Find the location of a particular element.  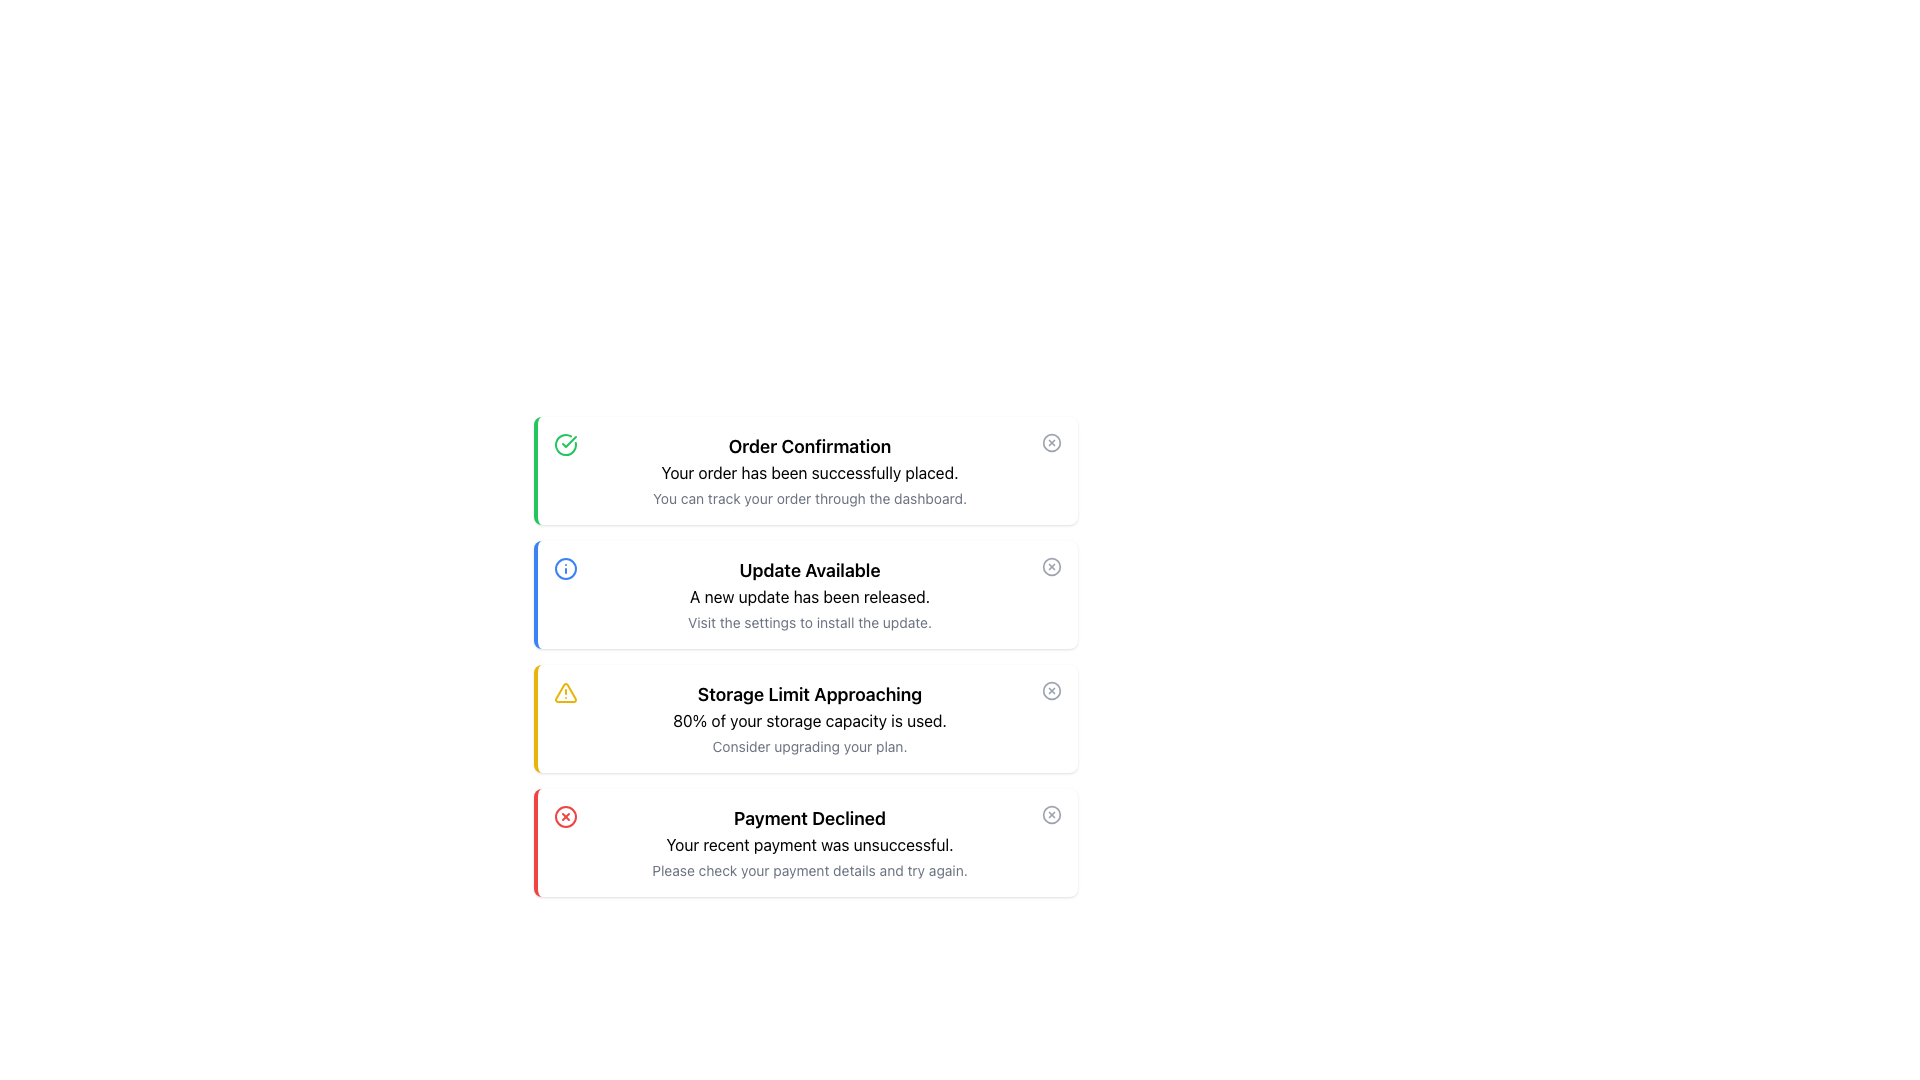

the text element that reads, 'Please check your payment details and try again.' which is styled with a smaller gray font and positioned below the message about unsuccessful payment is located at coordinates (810, 870).